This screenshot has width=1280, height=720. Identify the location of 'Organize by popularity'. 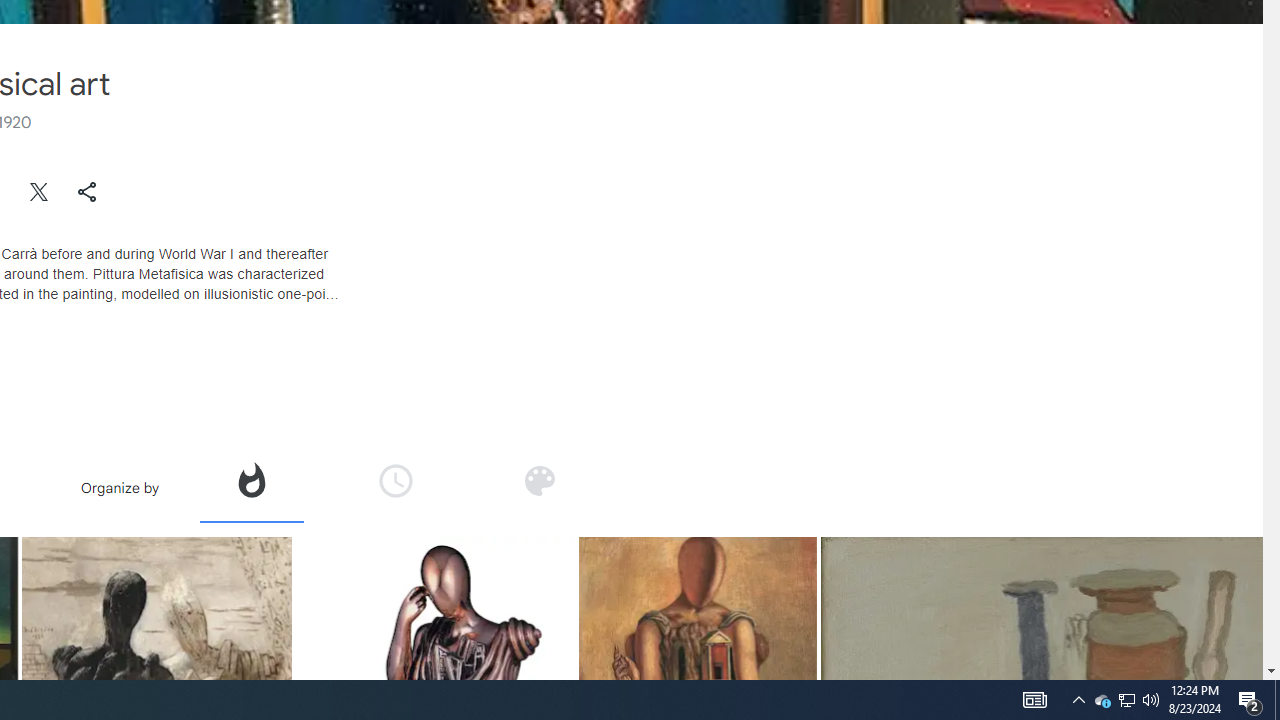
(250, 487).